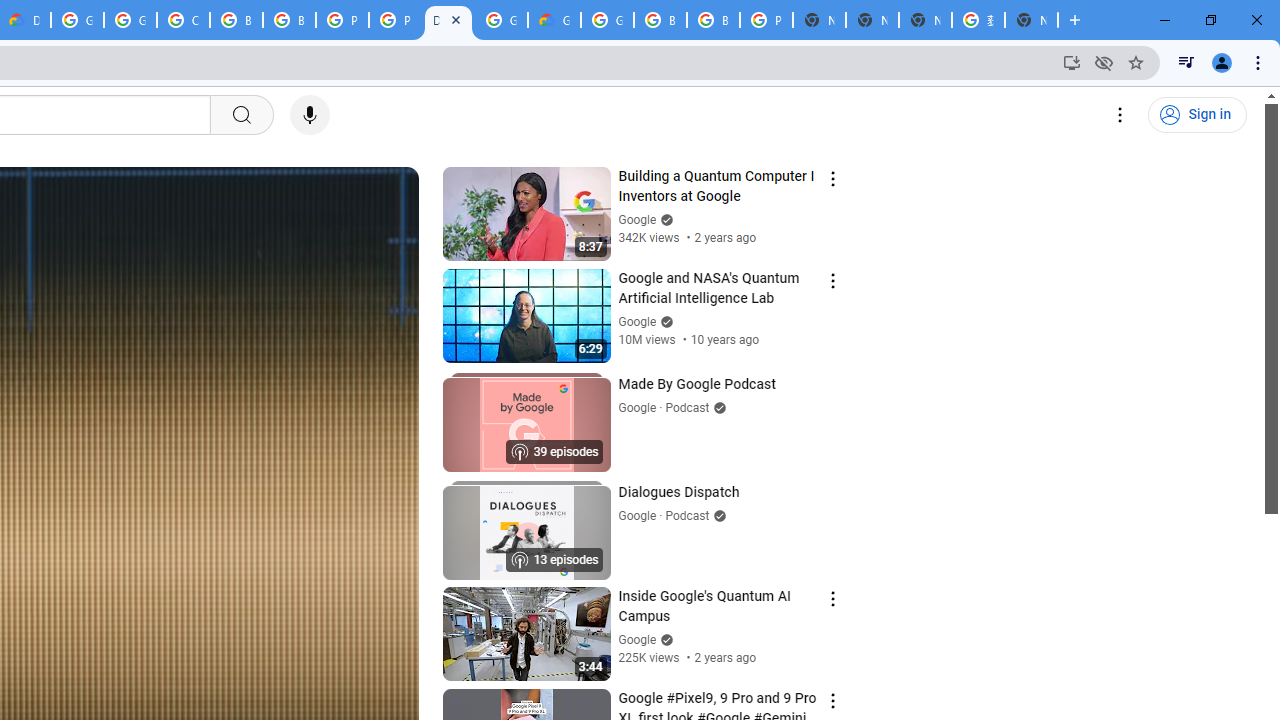  I want to click on 'Verified', so click(664, 639).